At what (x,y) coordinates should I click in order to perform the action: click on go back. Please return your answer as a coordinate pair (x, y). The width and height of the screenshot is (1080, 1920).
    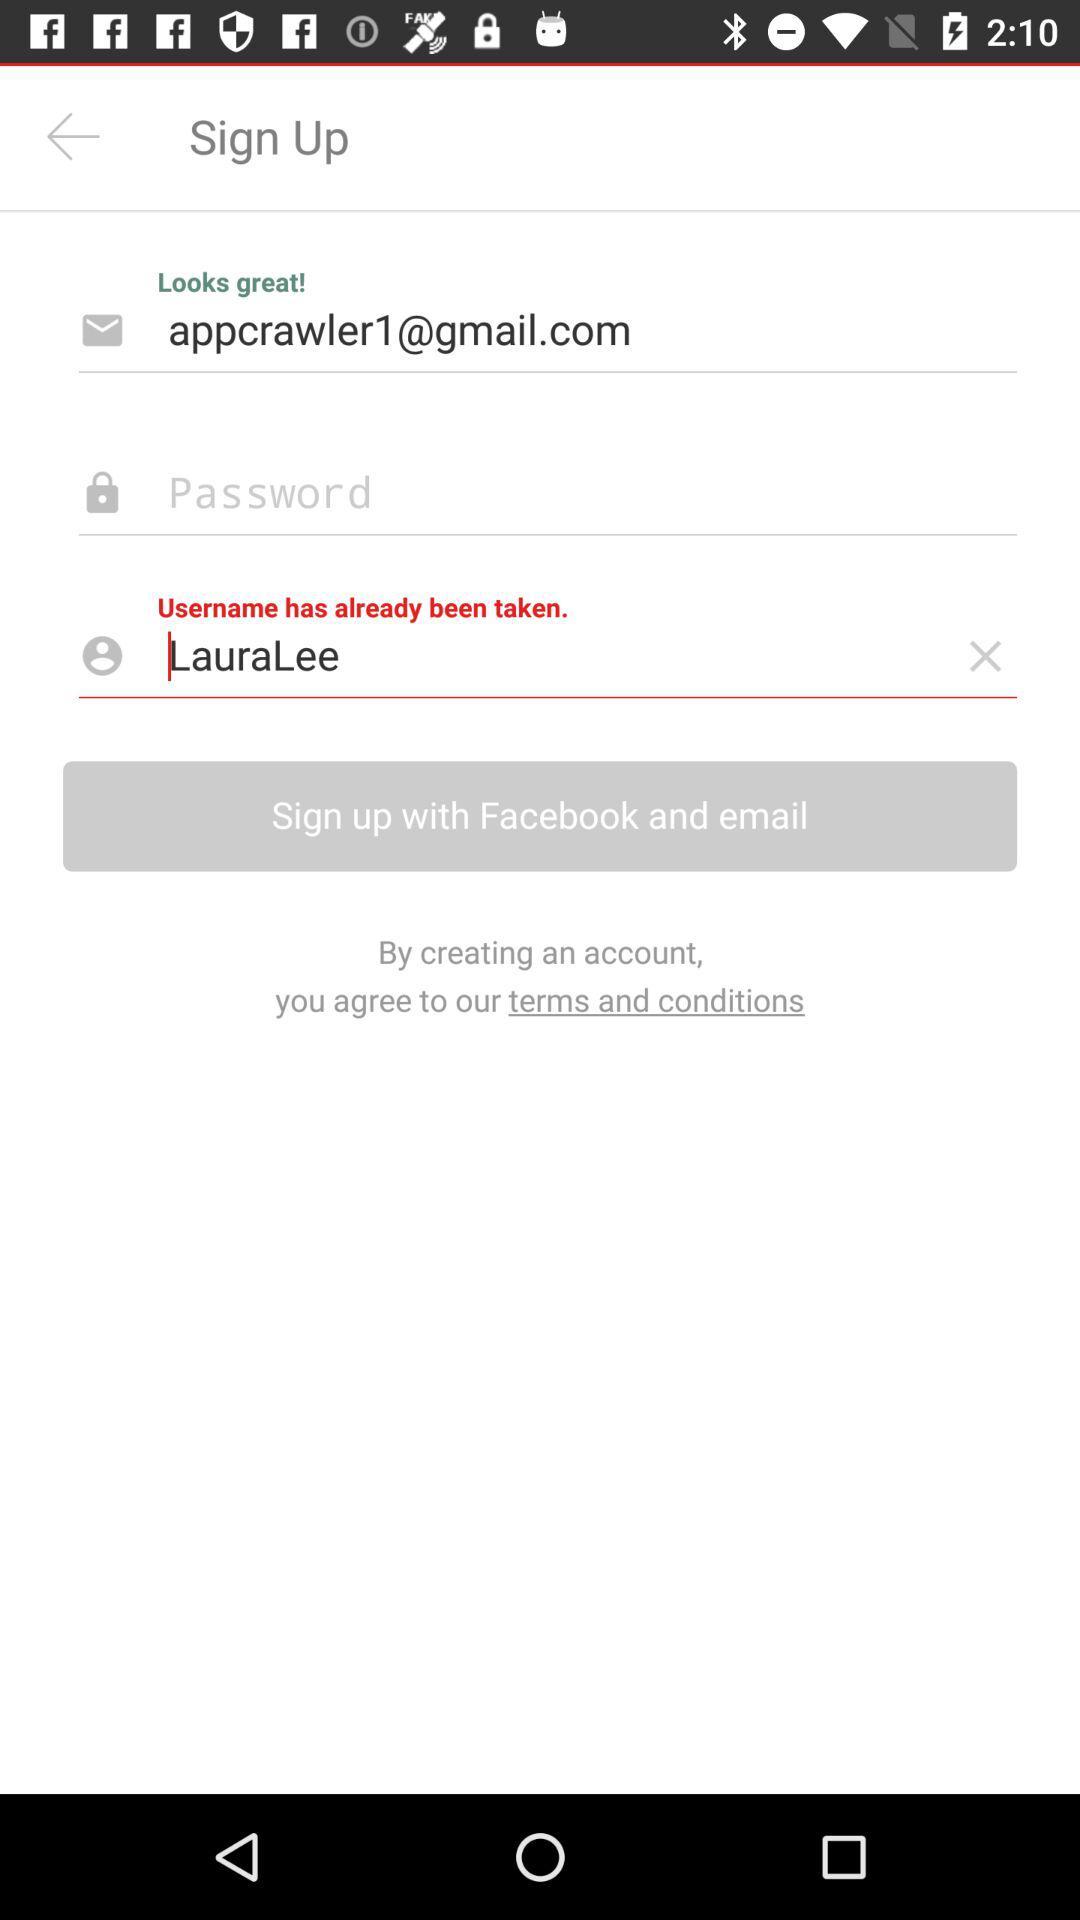
    Looking at the image, I should click on (72, 135).